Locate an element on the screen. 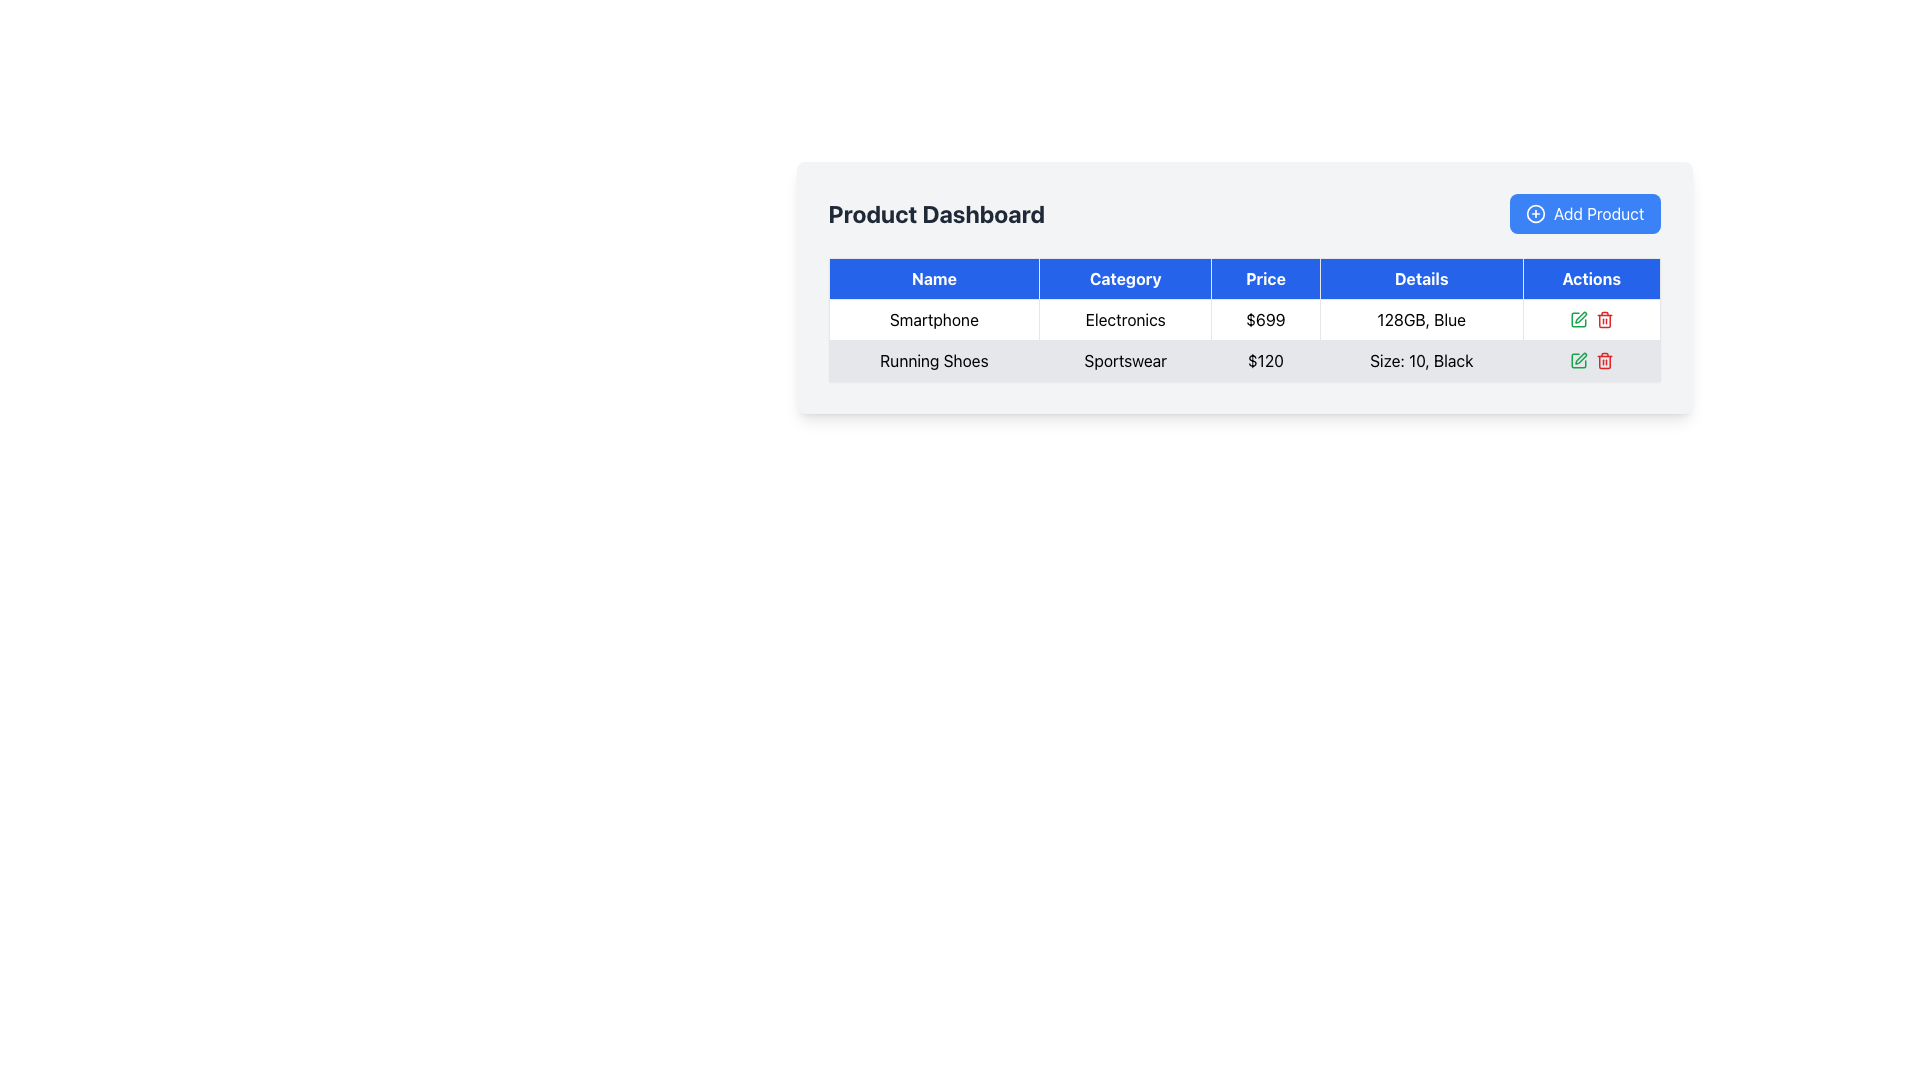 Image resolution: width=1920 pixels, height=1080 pixels. the price display of the smartphone, which shows '$699' in the second column of the product dashboard table is located at coordinates (1243, 319).